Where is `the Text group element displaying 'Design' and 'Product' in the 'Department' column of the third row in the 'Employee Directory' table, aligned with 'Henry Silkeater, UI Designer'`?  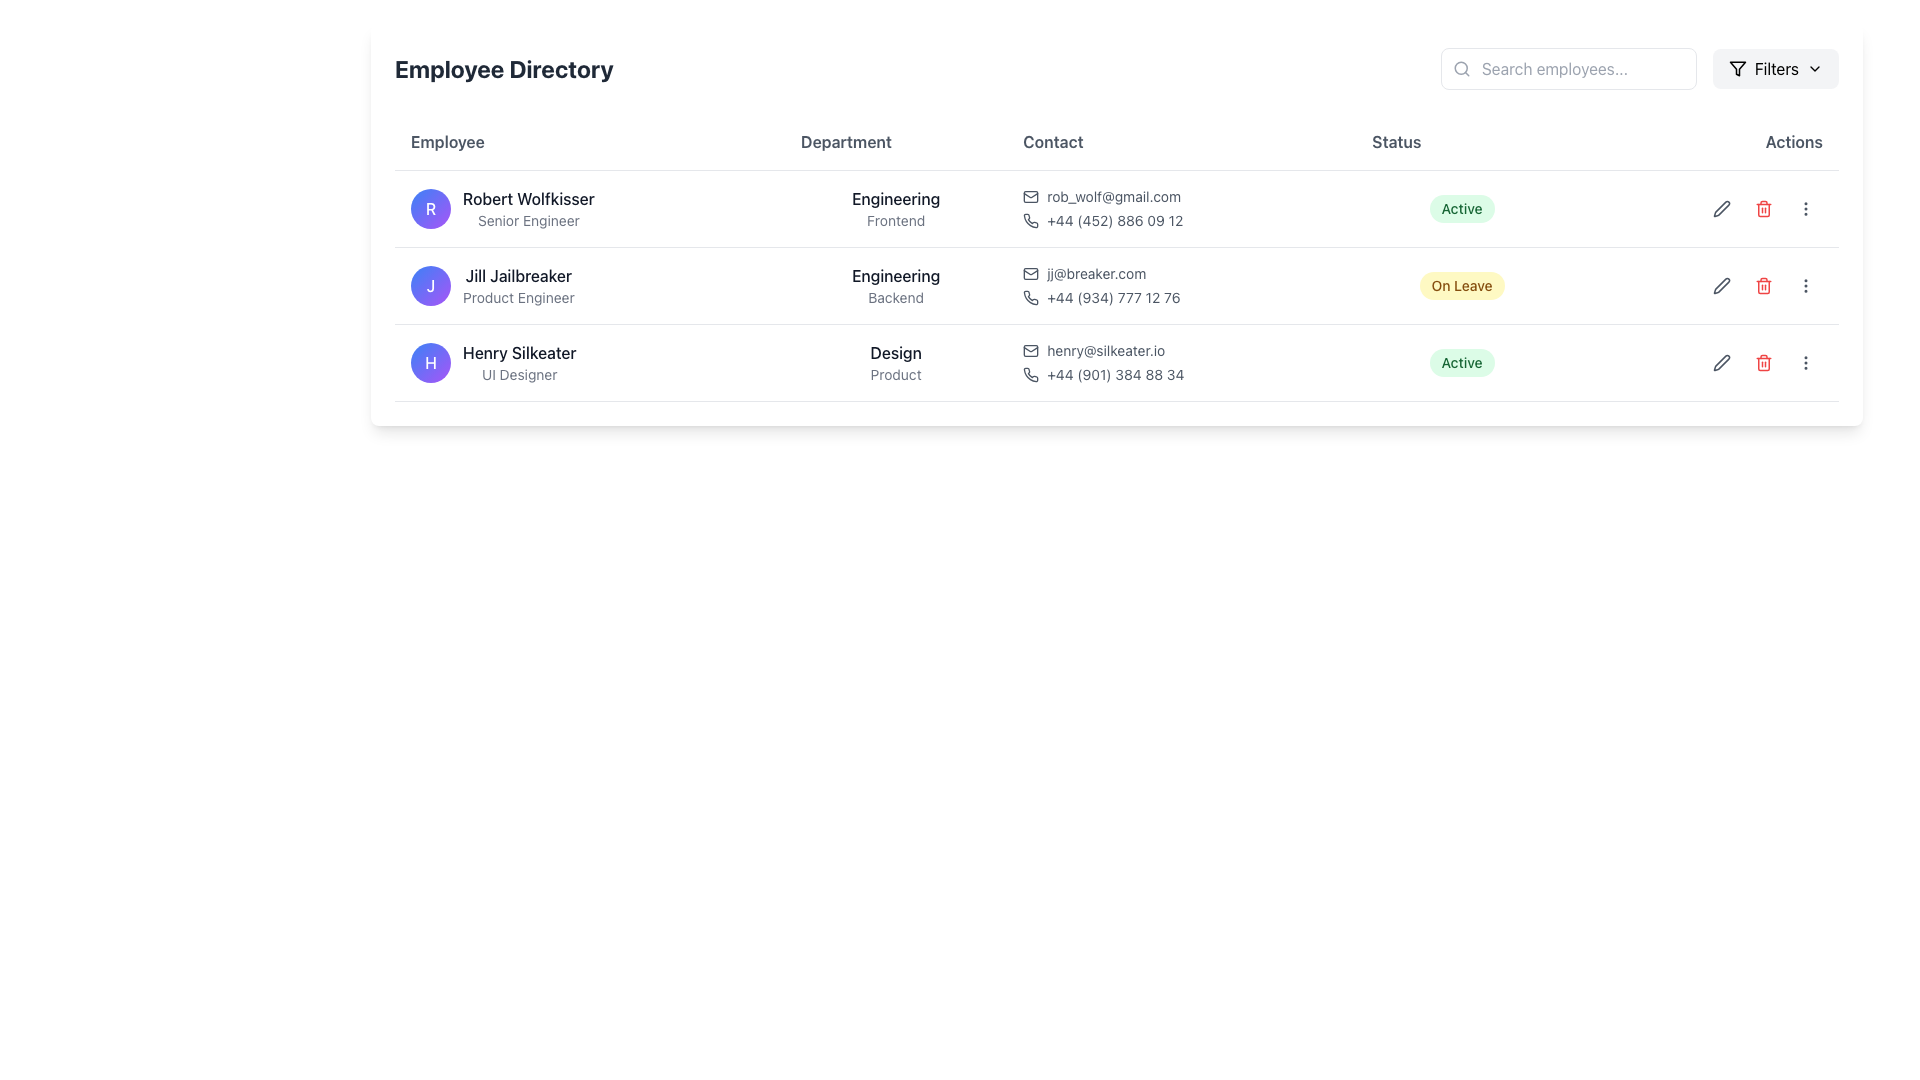
the Text group element displaying 'Design' and 'Product' in the 'Department' column of the third row in the 'Employee Directory' table, aligned with 'Henry Silkeater, UI Designer' is located at coordinates (895, 362).